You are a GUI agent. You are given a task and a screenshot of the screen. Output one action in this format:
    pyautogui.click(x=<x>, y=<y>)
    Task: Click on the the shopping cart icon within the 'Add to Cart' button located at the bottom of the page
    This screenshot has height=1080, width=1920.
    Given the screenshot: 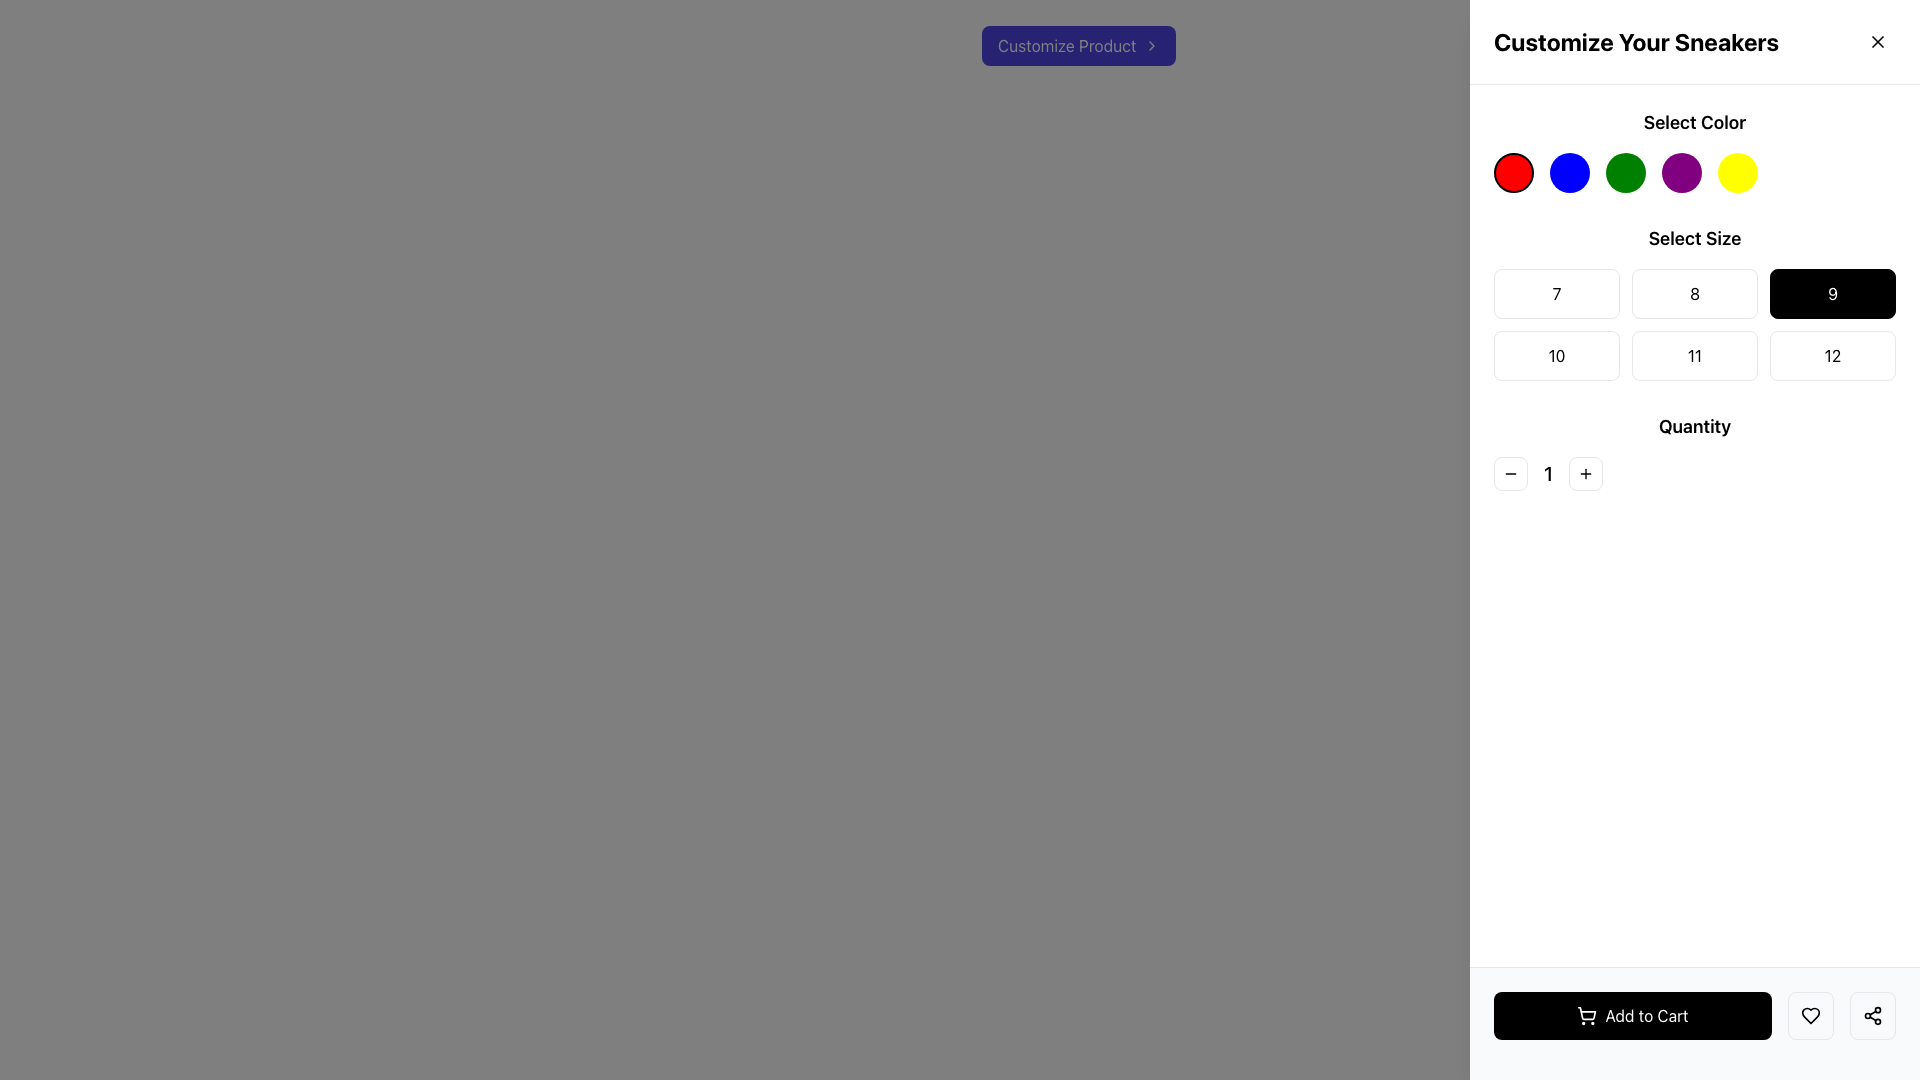 What is the action you would take?
    pyautogui.click(x=1586, y=1013)
    